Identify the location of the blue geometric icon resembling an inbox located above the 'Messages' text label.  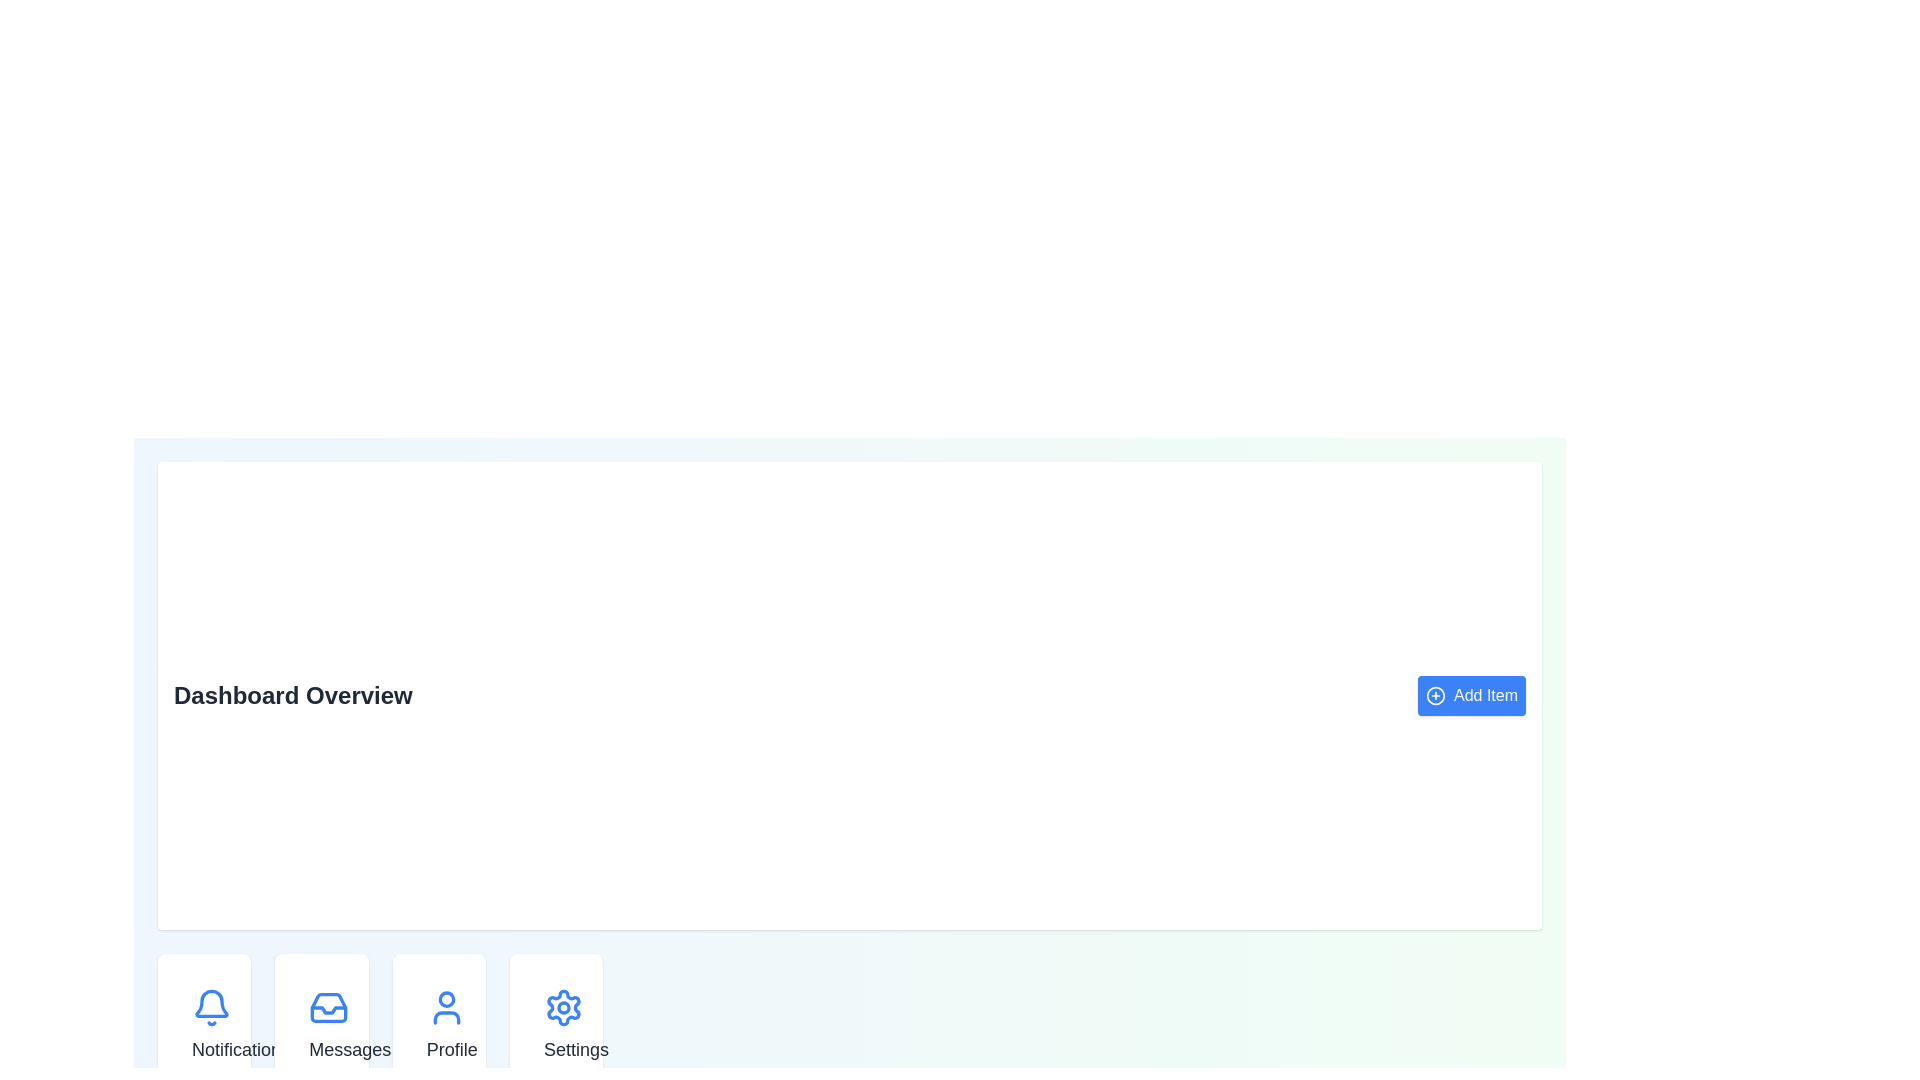
(329, 1007).